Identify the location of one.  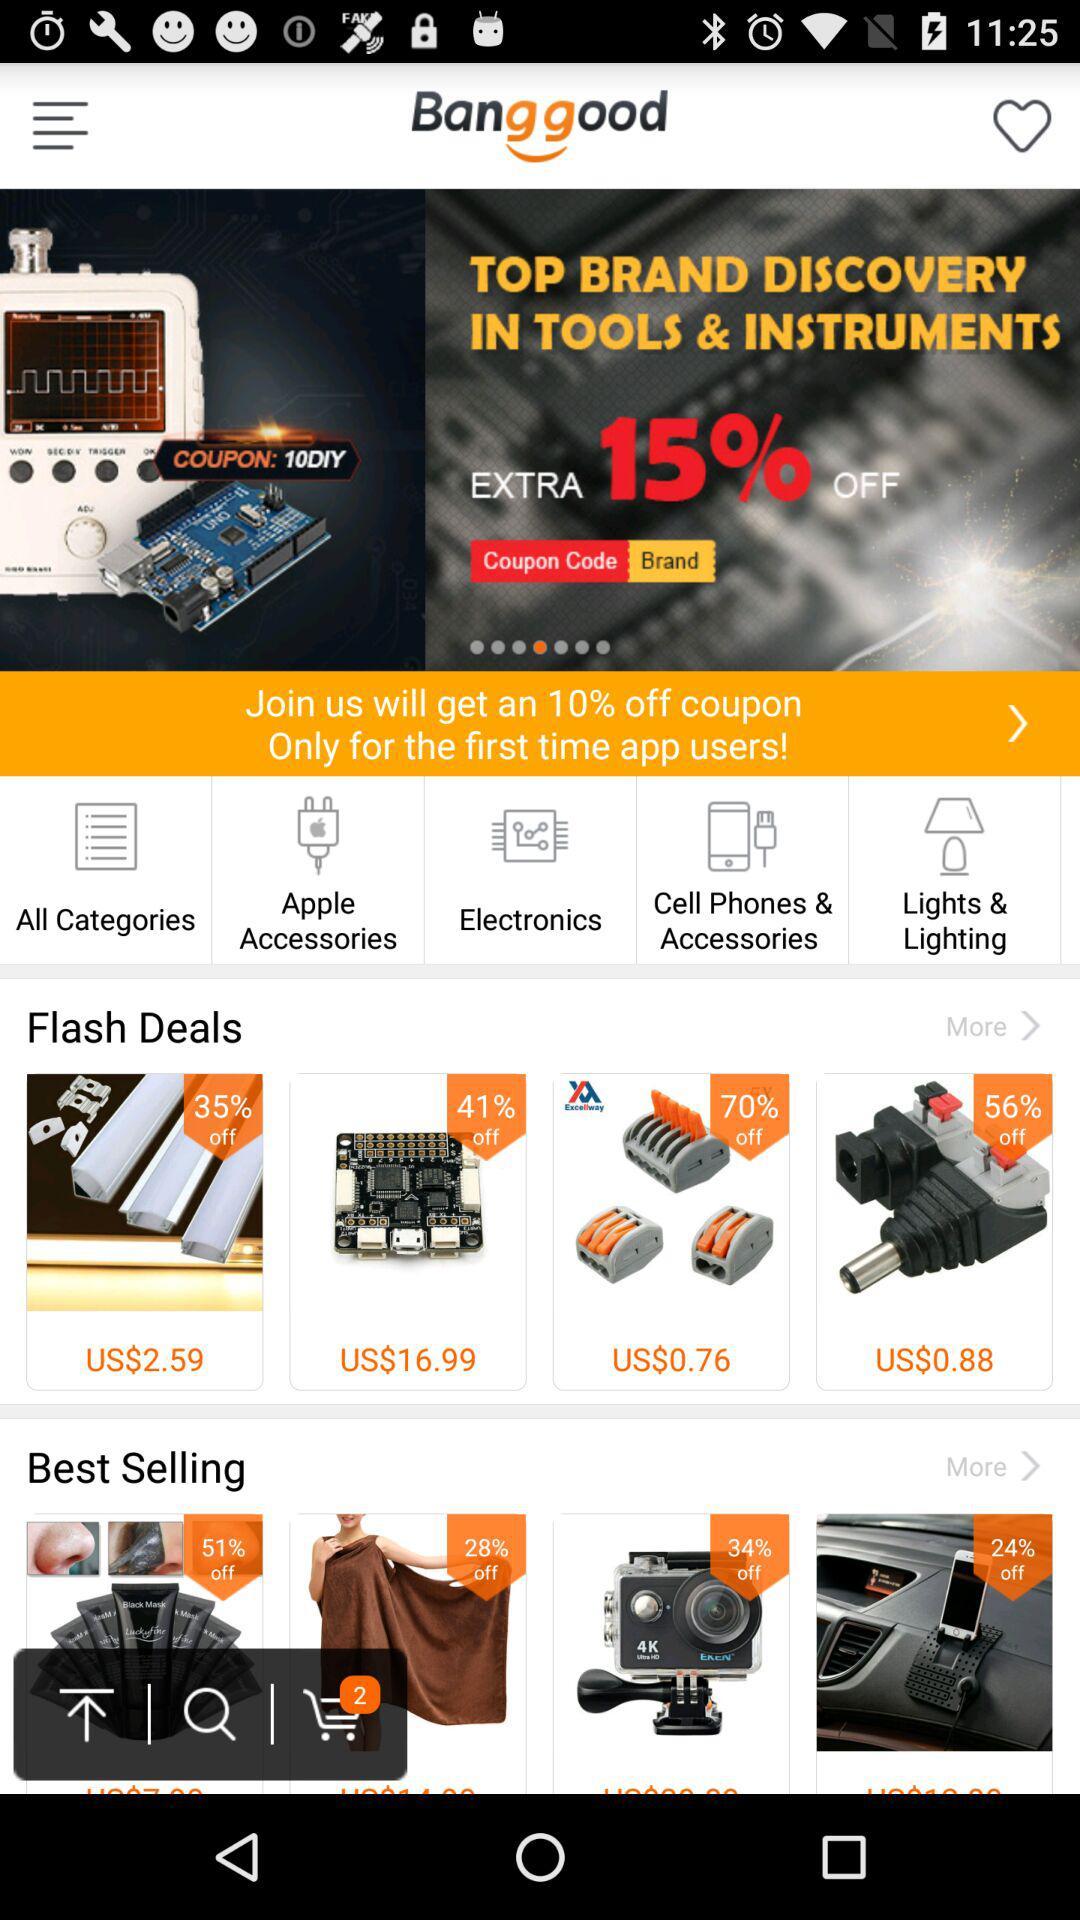
(1022, 124).